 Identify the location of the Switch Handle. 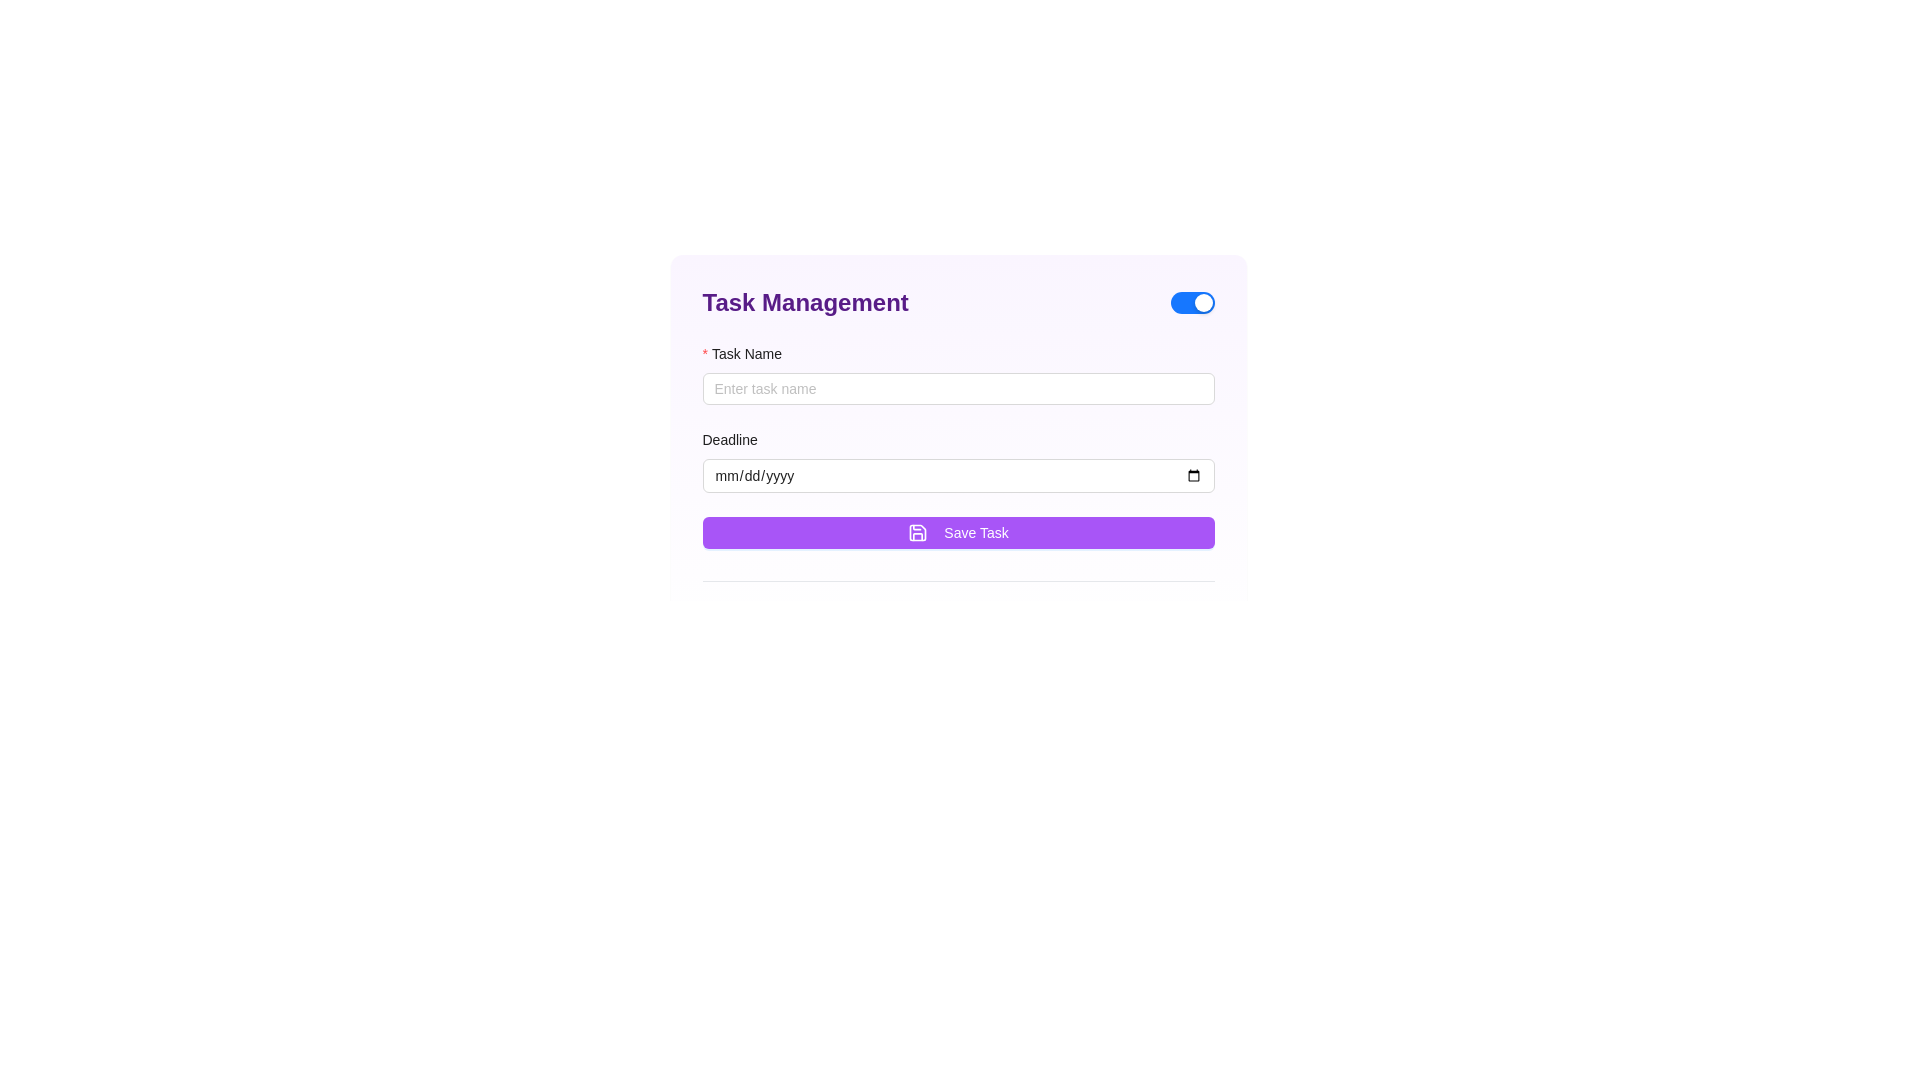
(1202, 303).